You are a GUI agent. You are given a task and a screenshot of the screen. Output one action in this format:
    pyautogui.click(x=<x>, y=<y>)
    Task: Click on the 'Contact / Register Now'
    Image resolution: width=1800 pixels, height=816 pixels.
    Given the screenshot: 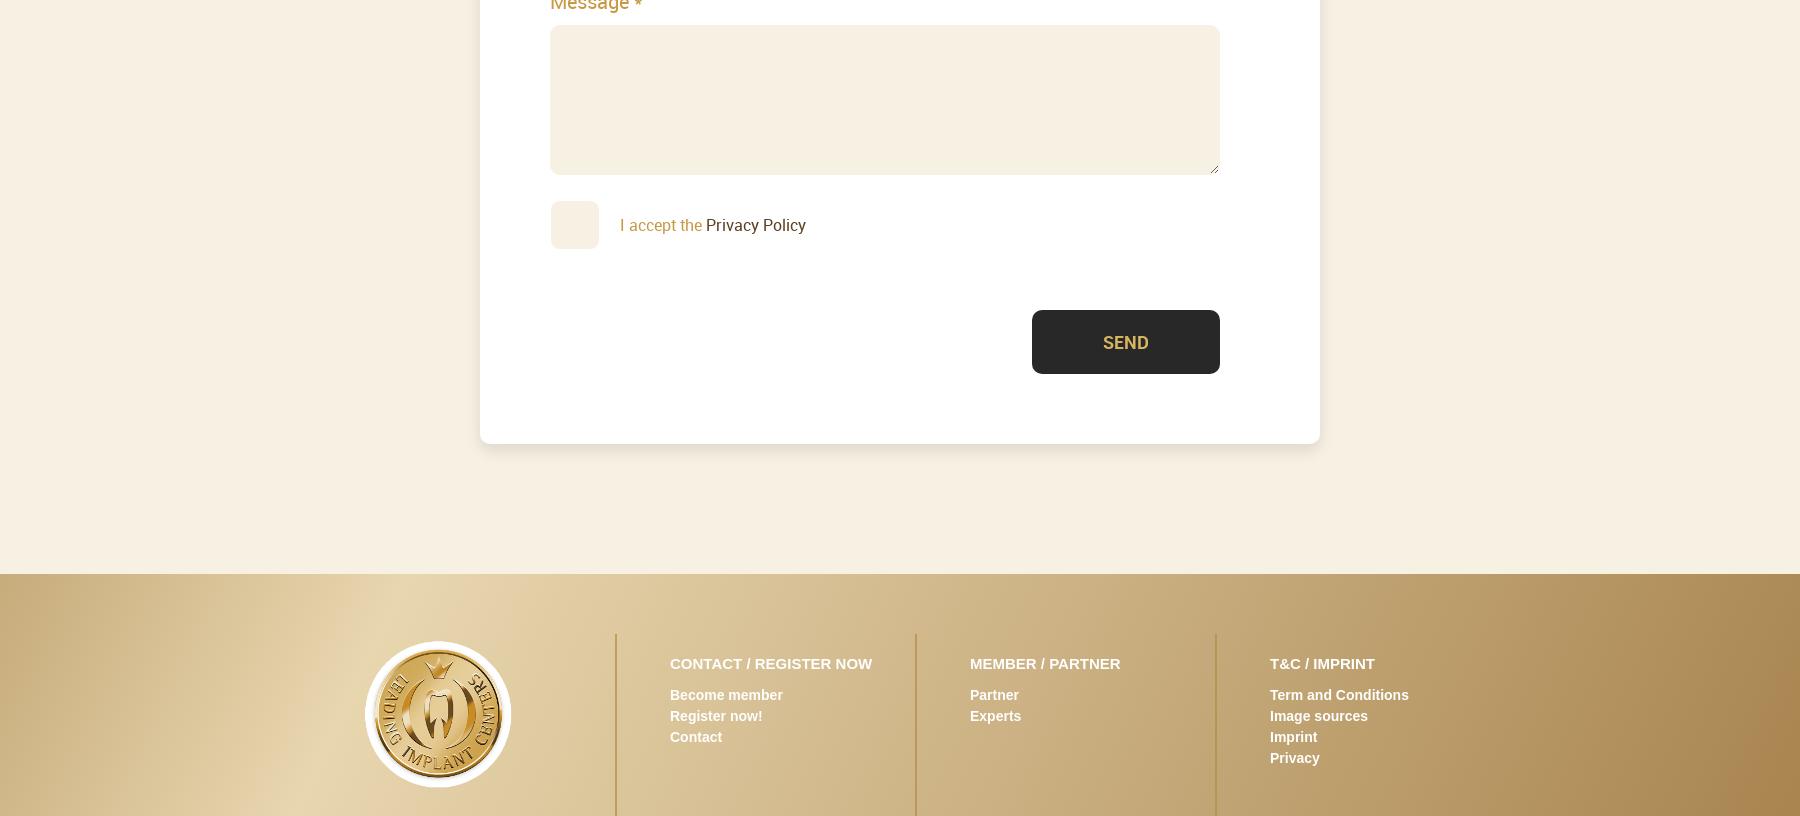 What is the action you would take?
    pyautogui.click(x=769, y=661)
    